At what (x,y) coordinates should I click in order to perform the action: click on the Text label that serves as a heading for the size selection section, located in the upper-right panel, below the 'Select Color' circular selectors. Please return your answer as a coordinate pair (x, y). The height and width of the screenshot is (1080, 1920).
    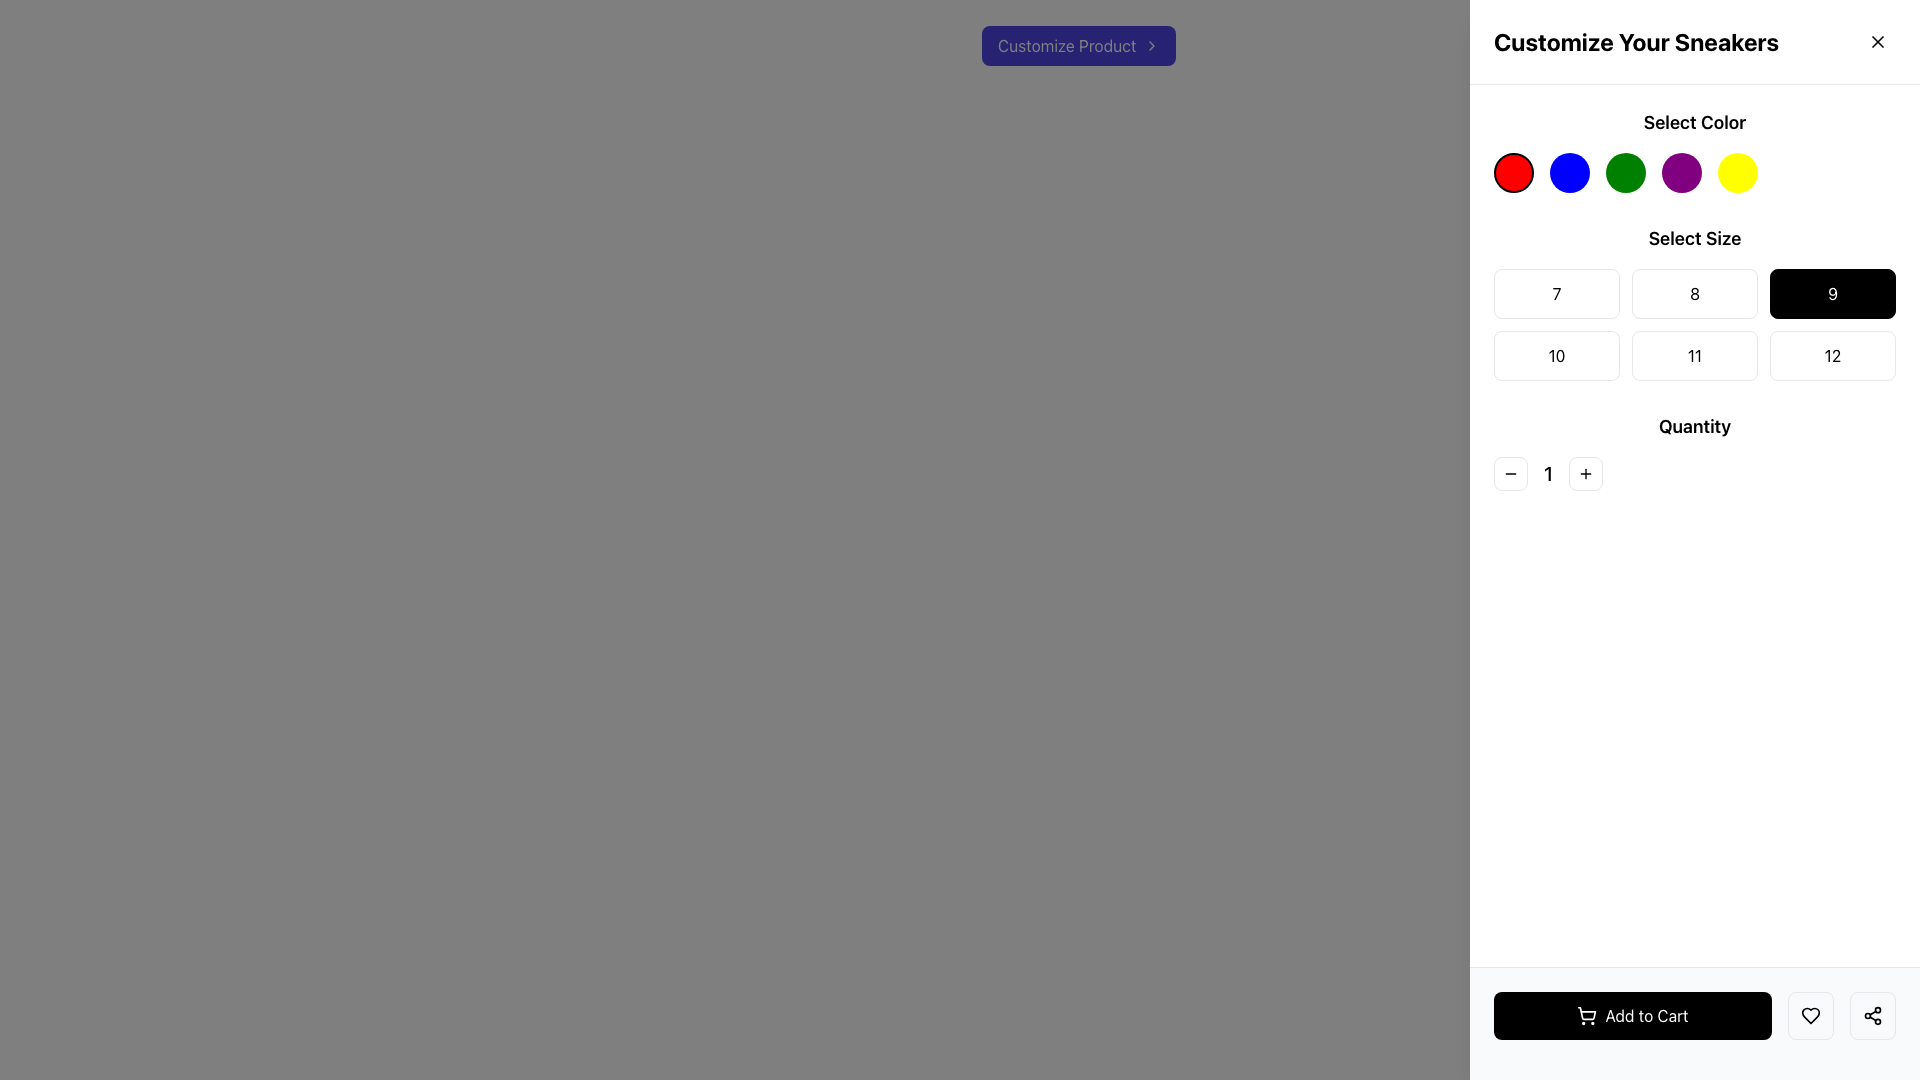
    Looking at the image, I should click on (1693, 238).